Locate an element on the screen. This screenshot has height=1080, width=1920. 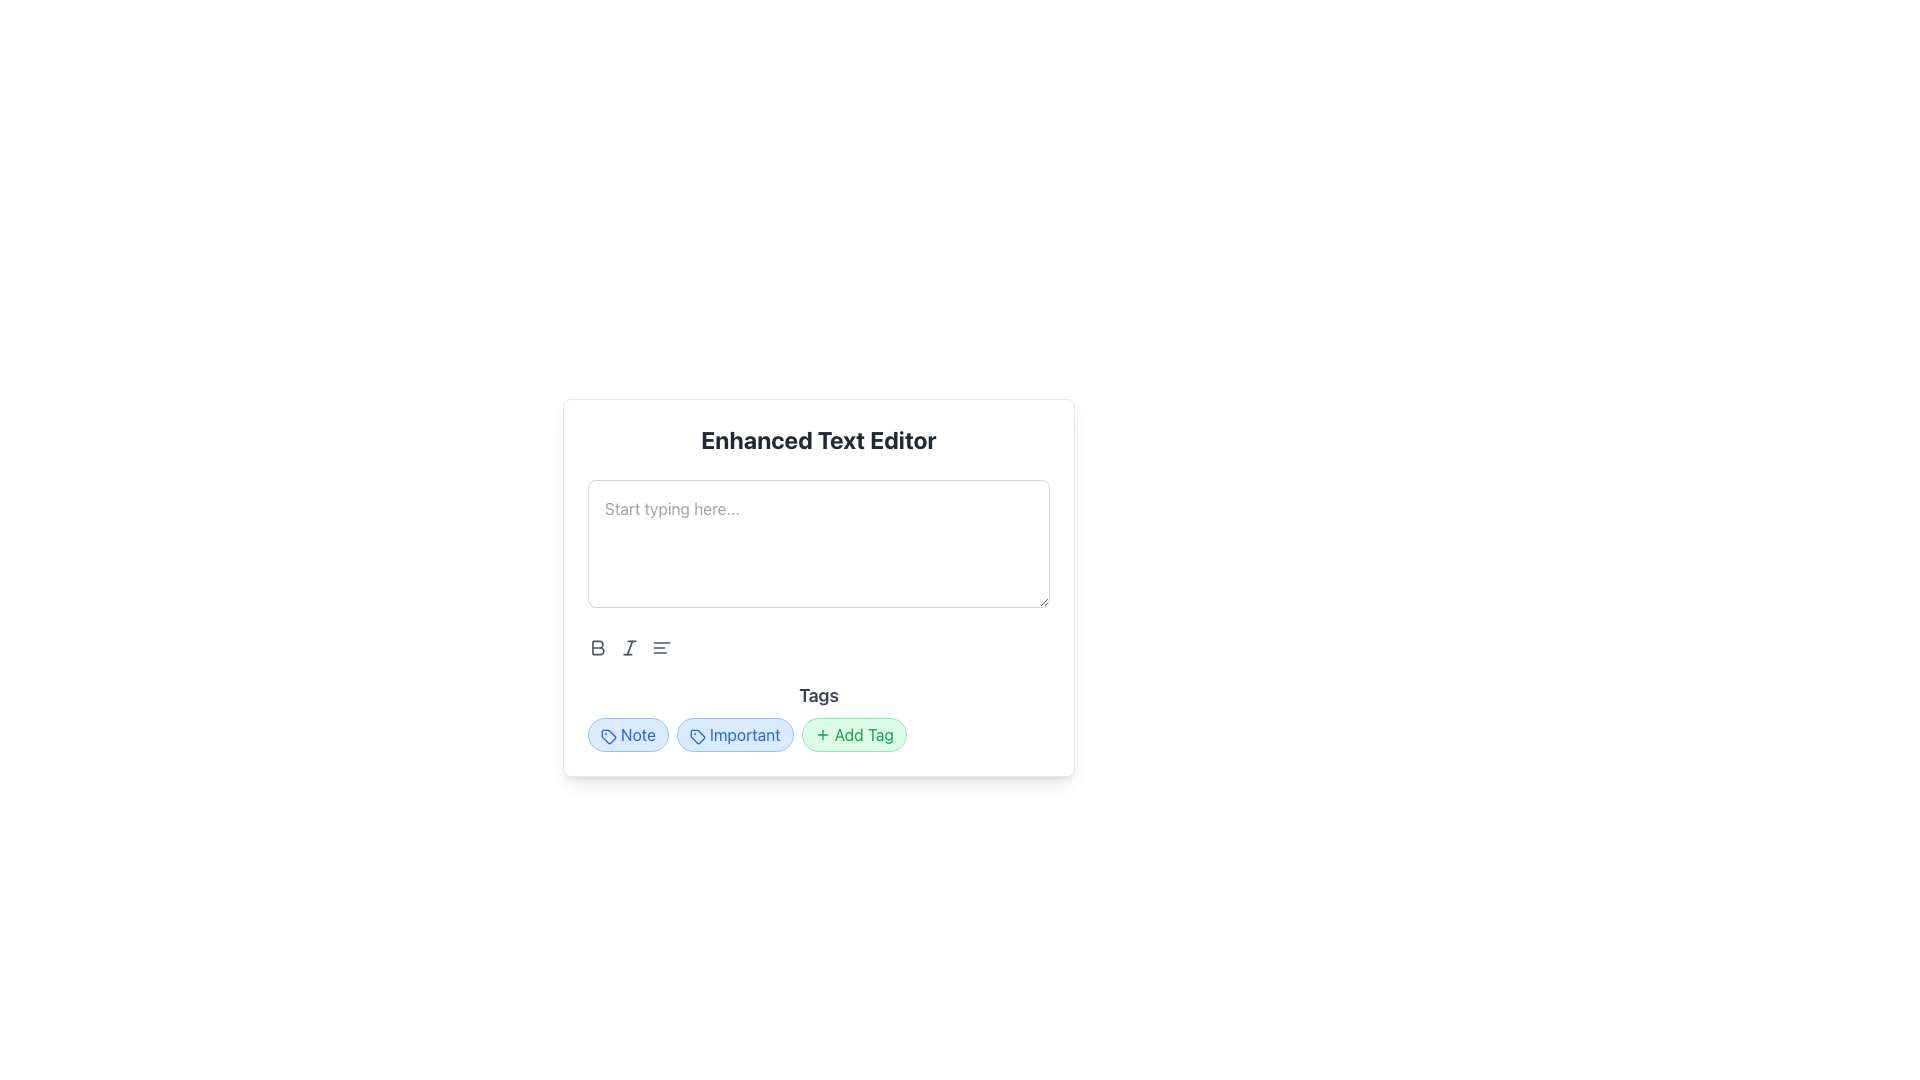
the tag icon located in the 'Tags' section, positioned to the left of other tags like 'Important' and 'Add Tag', at the bottom of the interface is located at coordinates (607, 736).